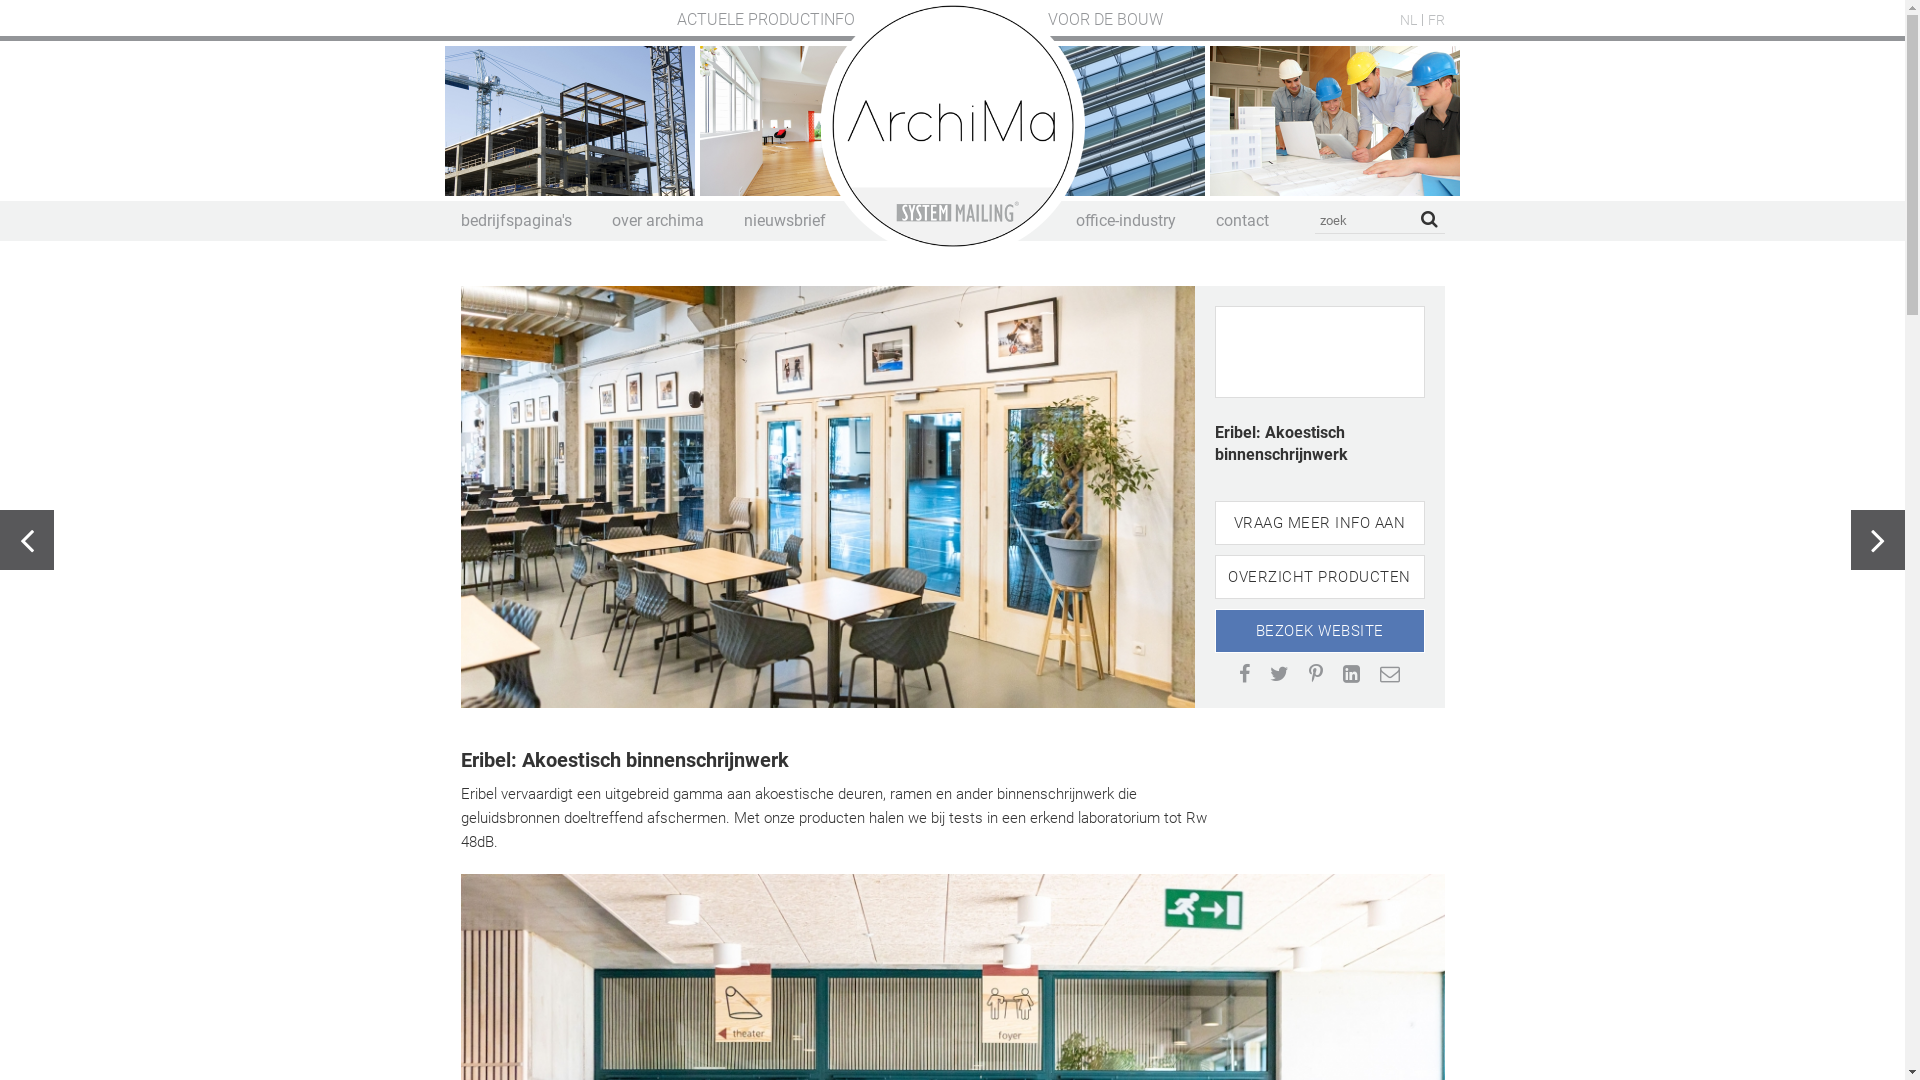  I want to click on 'Pinterest', so click(1315, 674).